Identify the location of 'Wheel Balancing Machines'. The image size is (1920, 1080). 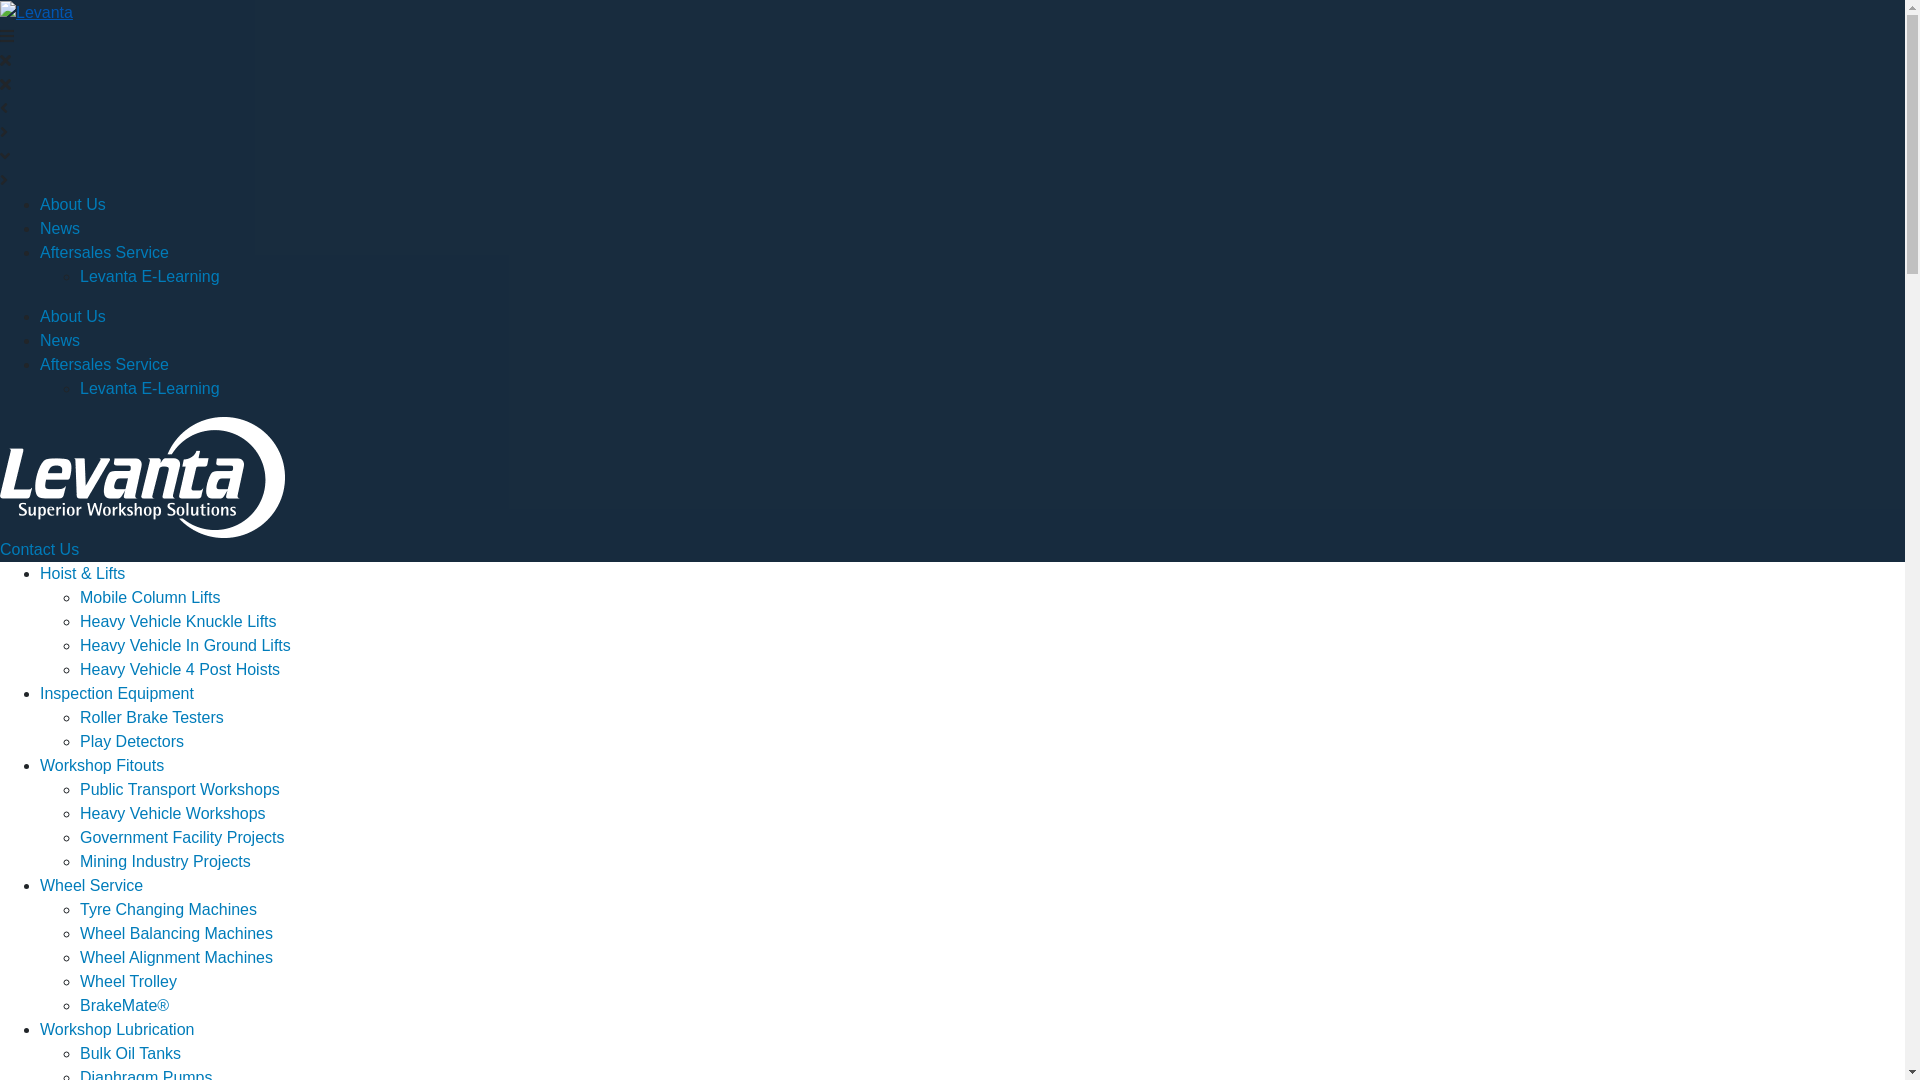
(176, 933).